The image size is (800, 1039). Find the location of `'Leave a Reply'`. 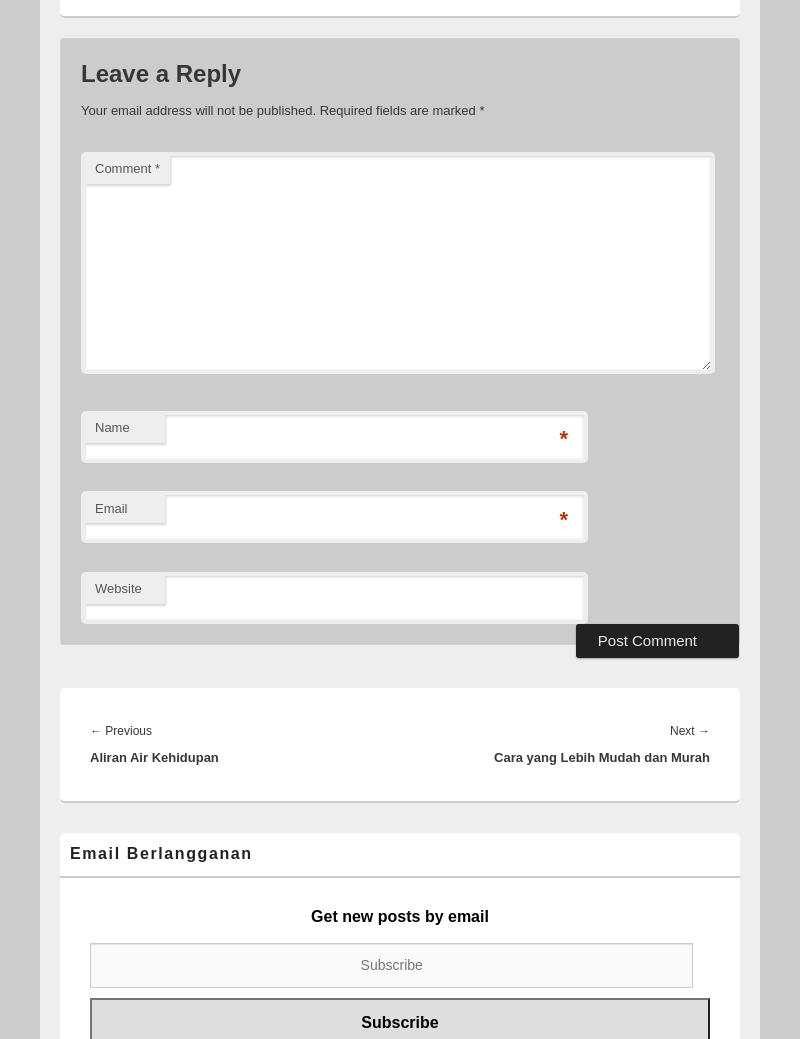

'Leave a Reply' is located at coordinates (81, 71).